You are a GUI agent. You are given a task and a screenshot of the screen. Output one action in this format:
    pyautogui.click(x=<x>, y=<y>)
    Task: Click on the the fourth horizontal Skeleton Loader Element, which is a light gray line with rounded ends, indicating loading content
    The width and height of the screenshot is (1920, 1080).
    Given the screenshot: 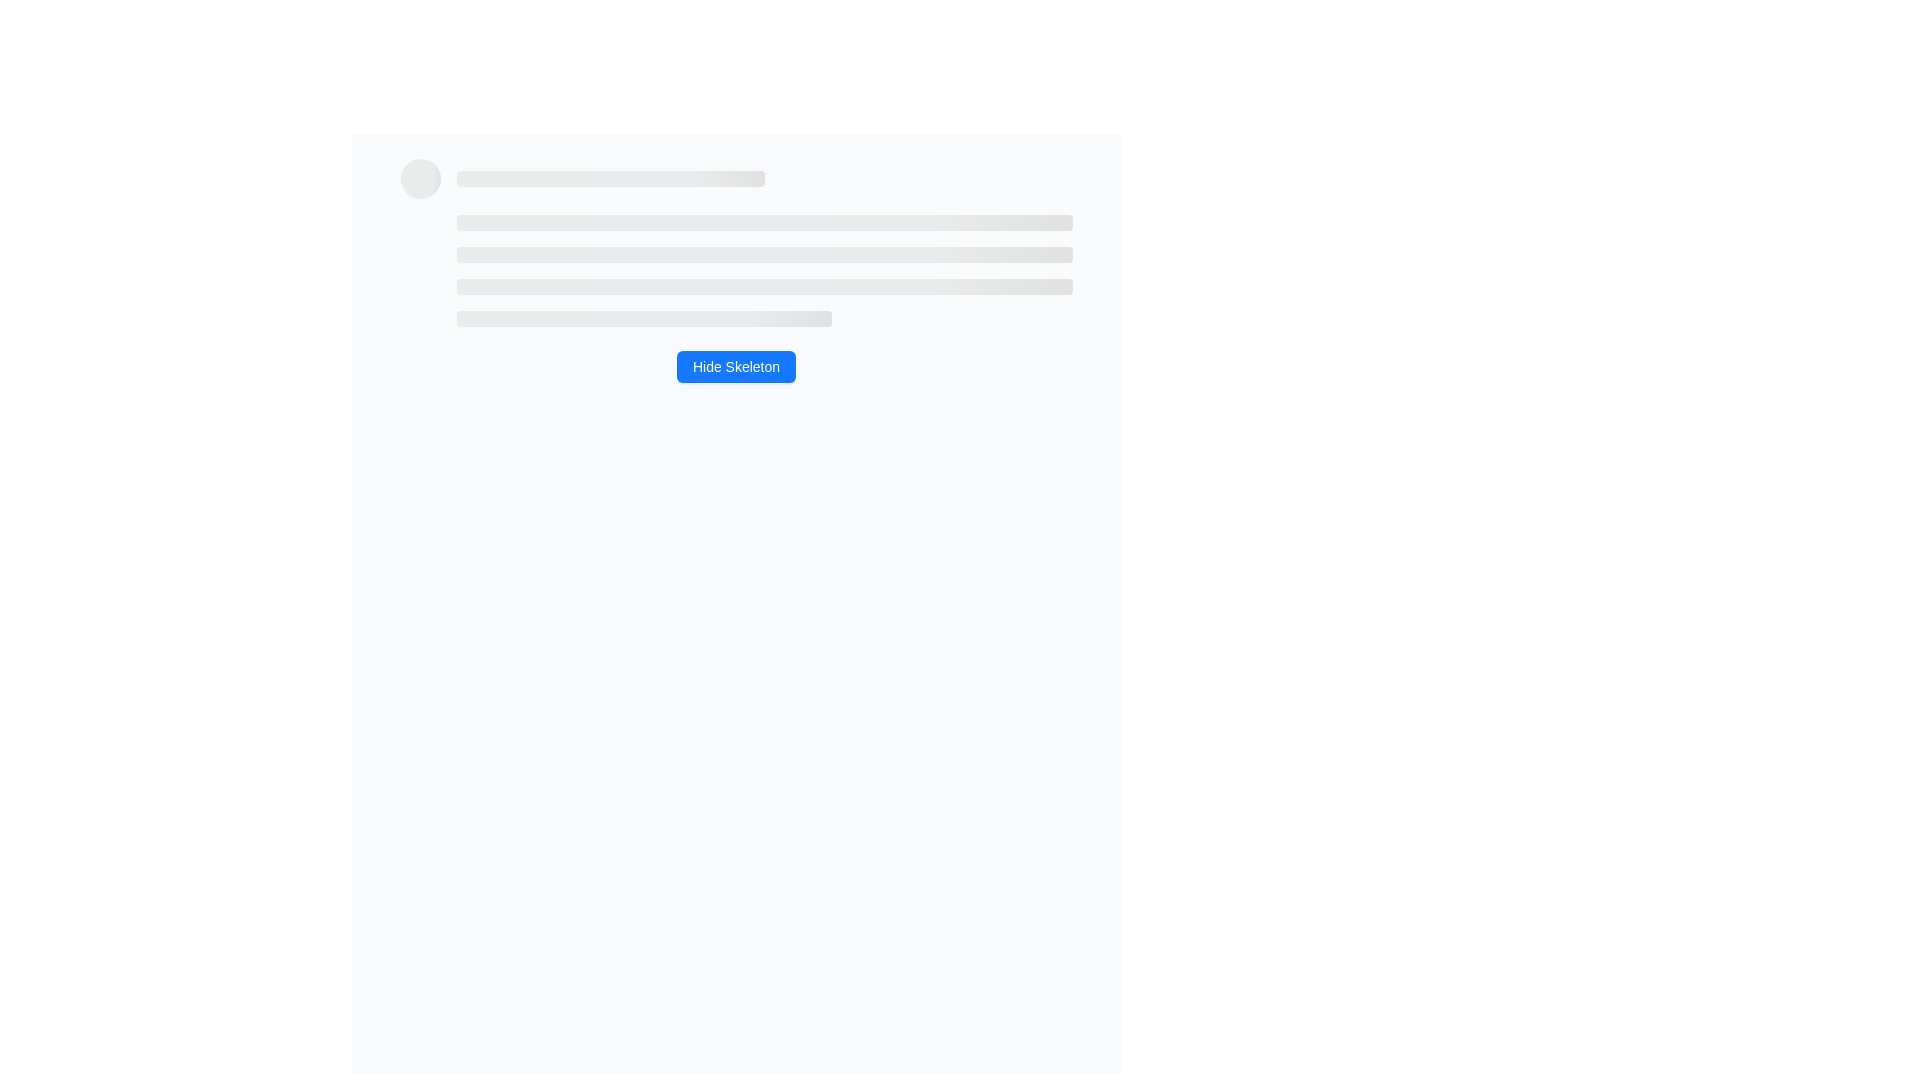 What is the action you would take?
    pyautogui.click(x=644, y=318)
    